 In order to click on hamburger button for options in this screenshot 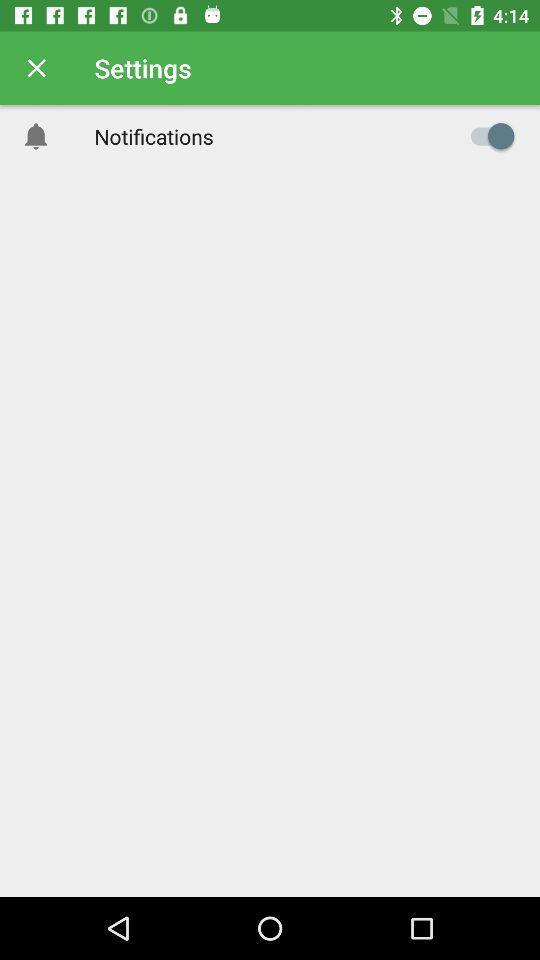, I will do `click(486, 135)`.